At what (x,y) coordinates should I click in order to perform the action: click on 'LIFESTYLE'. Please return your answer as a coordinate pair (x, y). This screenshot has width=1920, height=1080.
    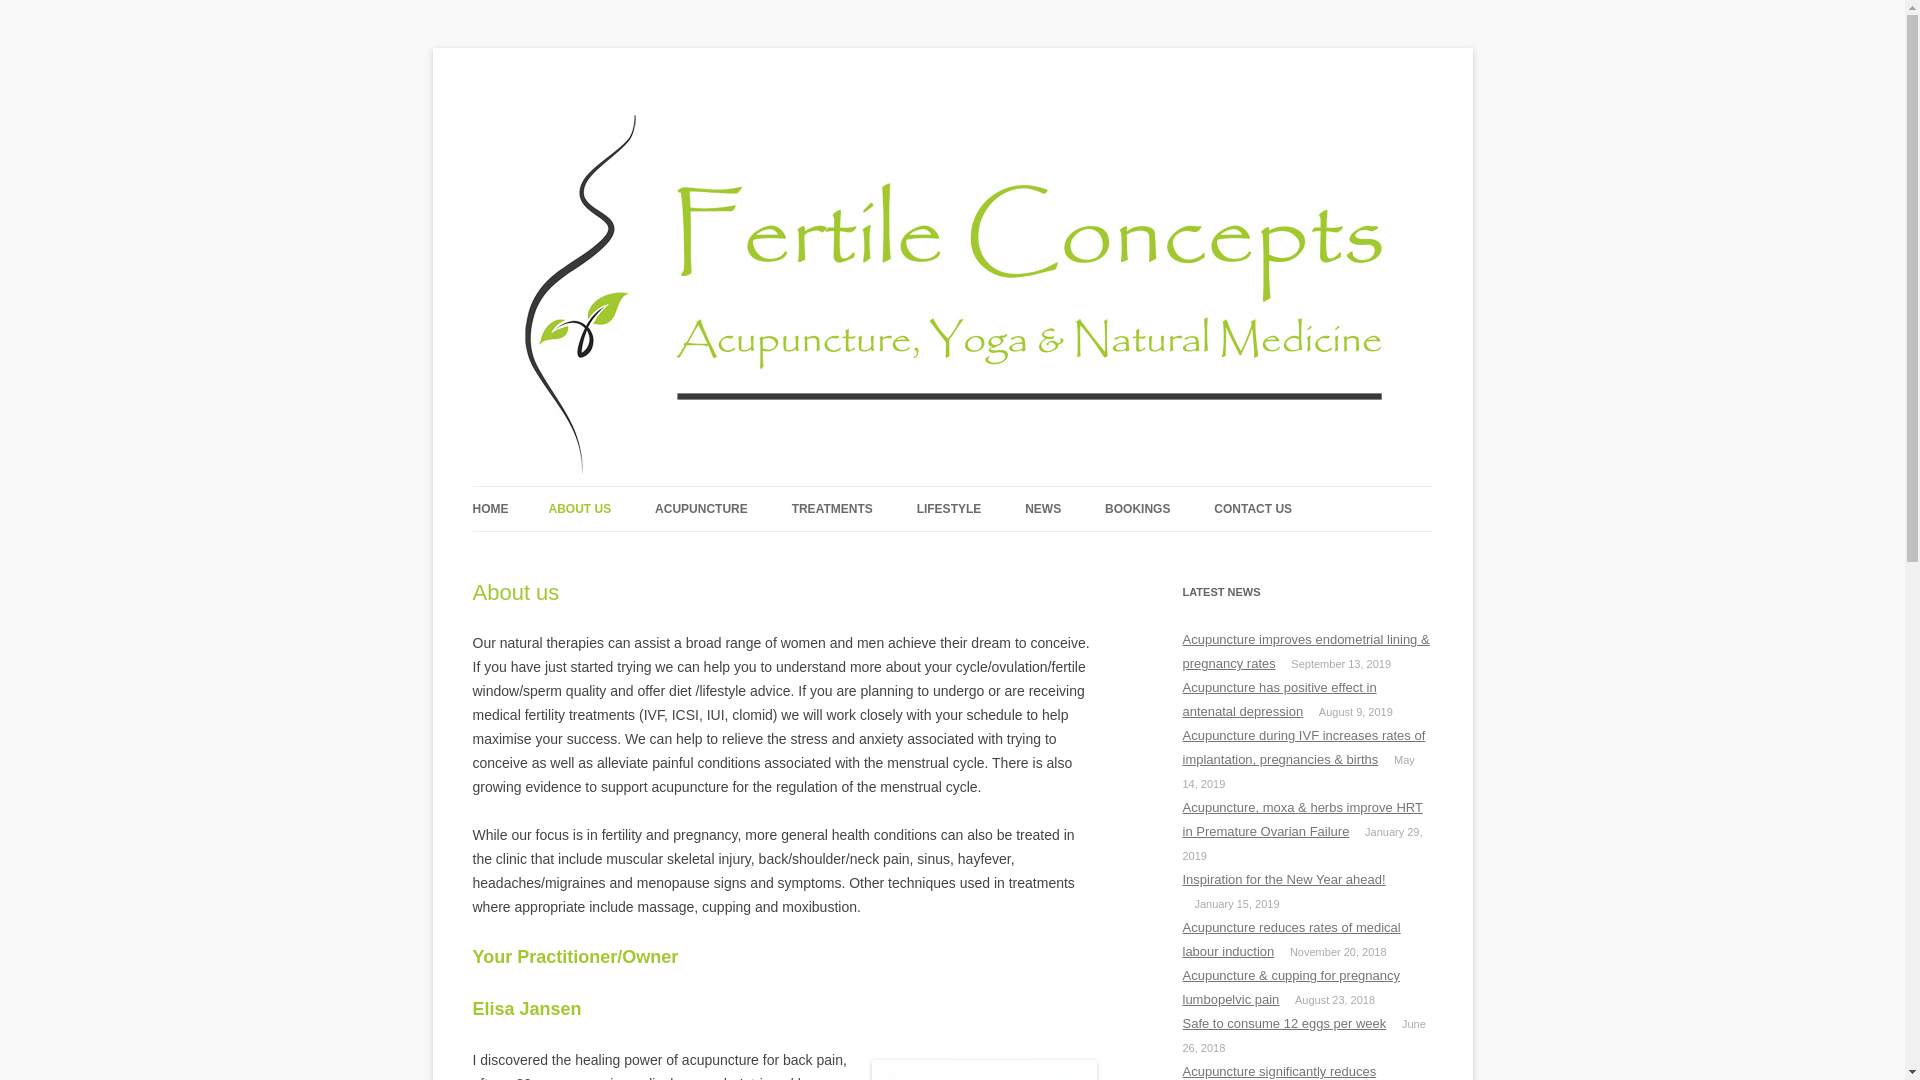
    Looking at the image, I should click on (948, 508).